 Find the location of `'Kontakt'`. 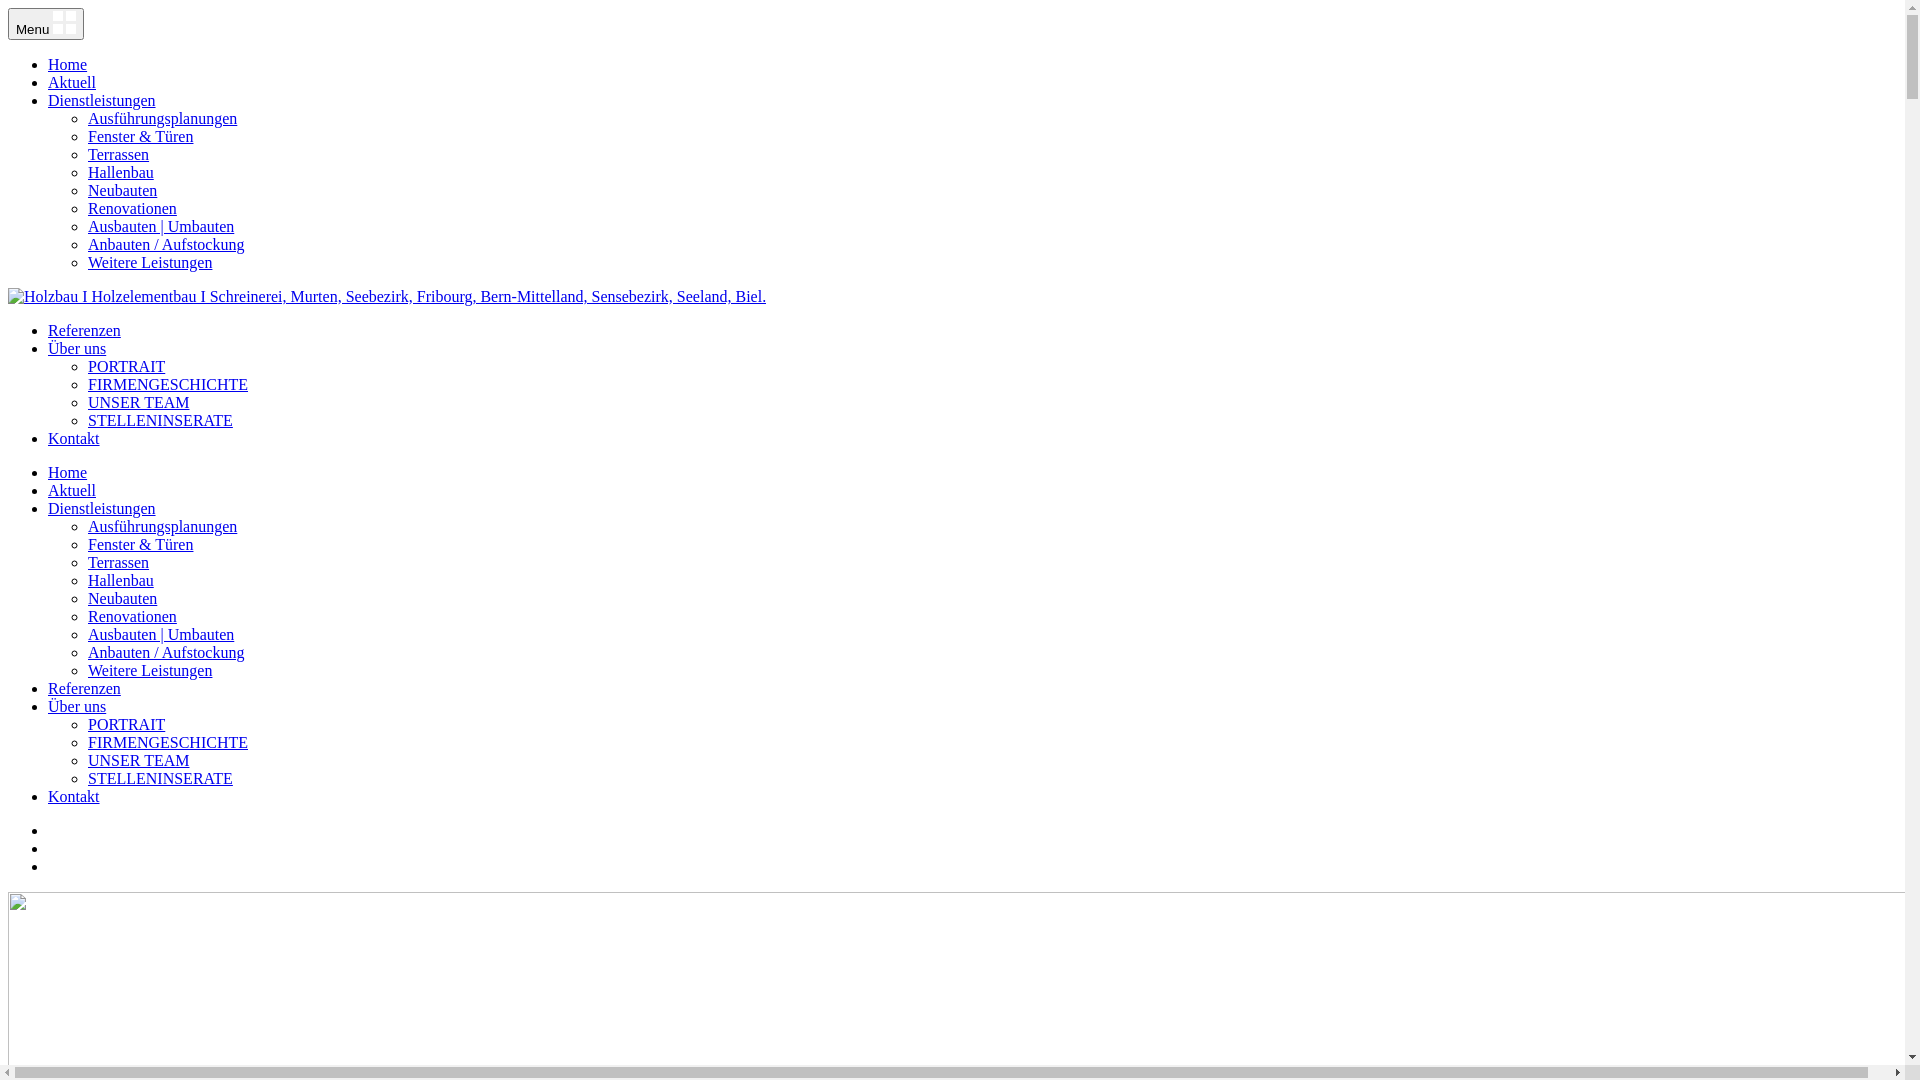

'Kontakt' is located at coordinates (73, 437).